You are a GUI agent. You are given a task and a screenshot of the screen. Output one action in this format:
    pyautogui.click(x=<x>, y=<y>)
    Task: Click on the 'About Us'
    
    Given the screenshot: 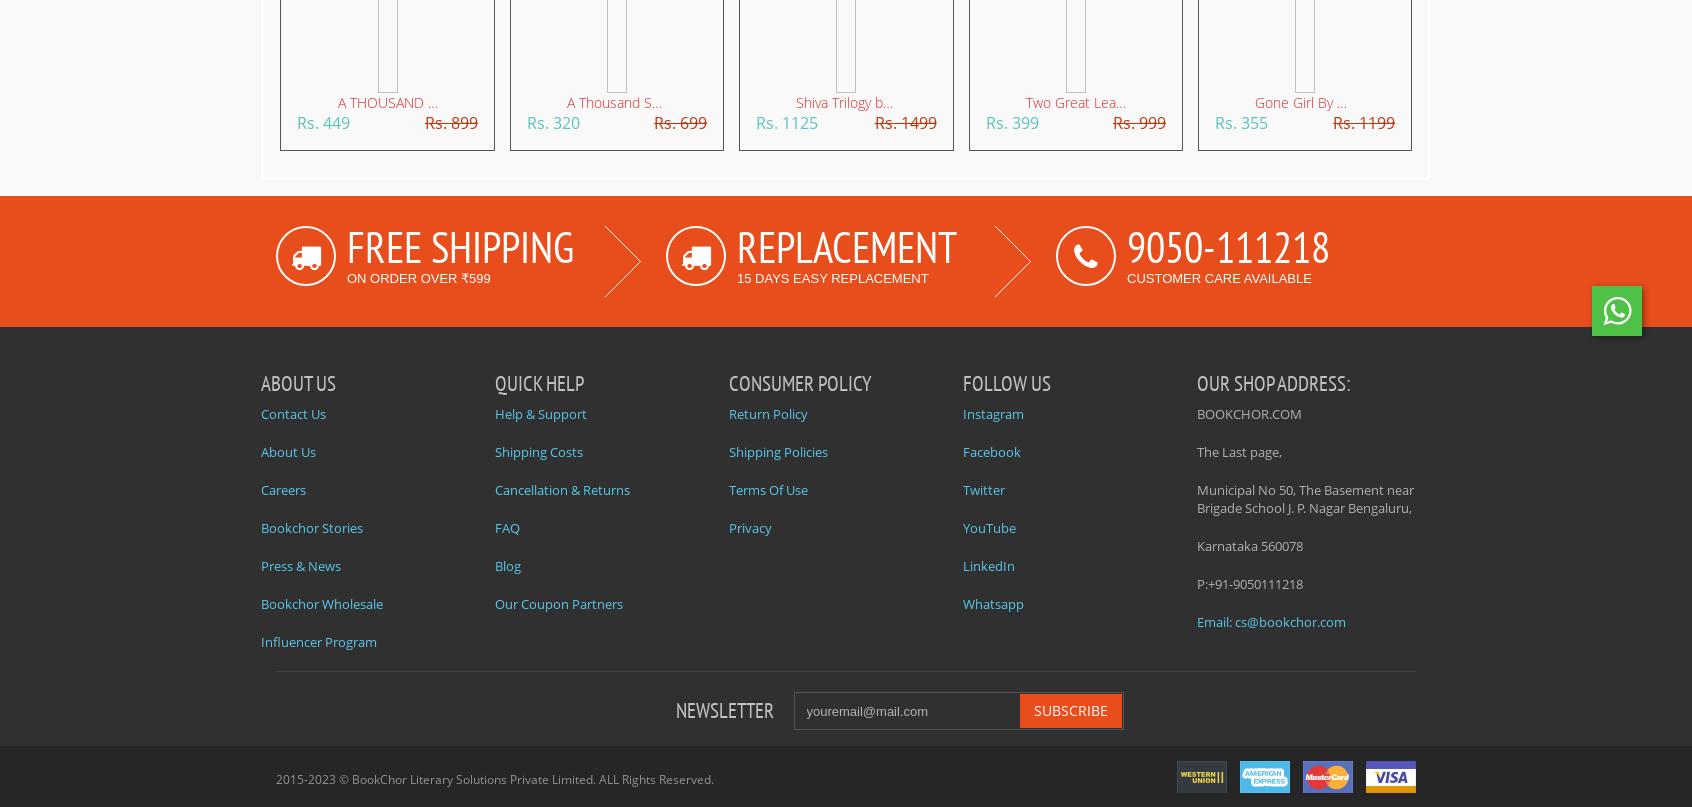 What is the action you would take?
    pyautogui.click(x=261, y=451)
    